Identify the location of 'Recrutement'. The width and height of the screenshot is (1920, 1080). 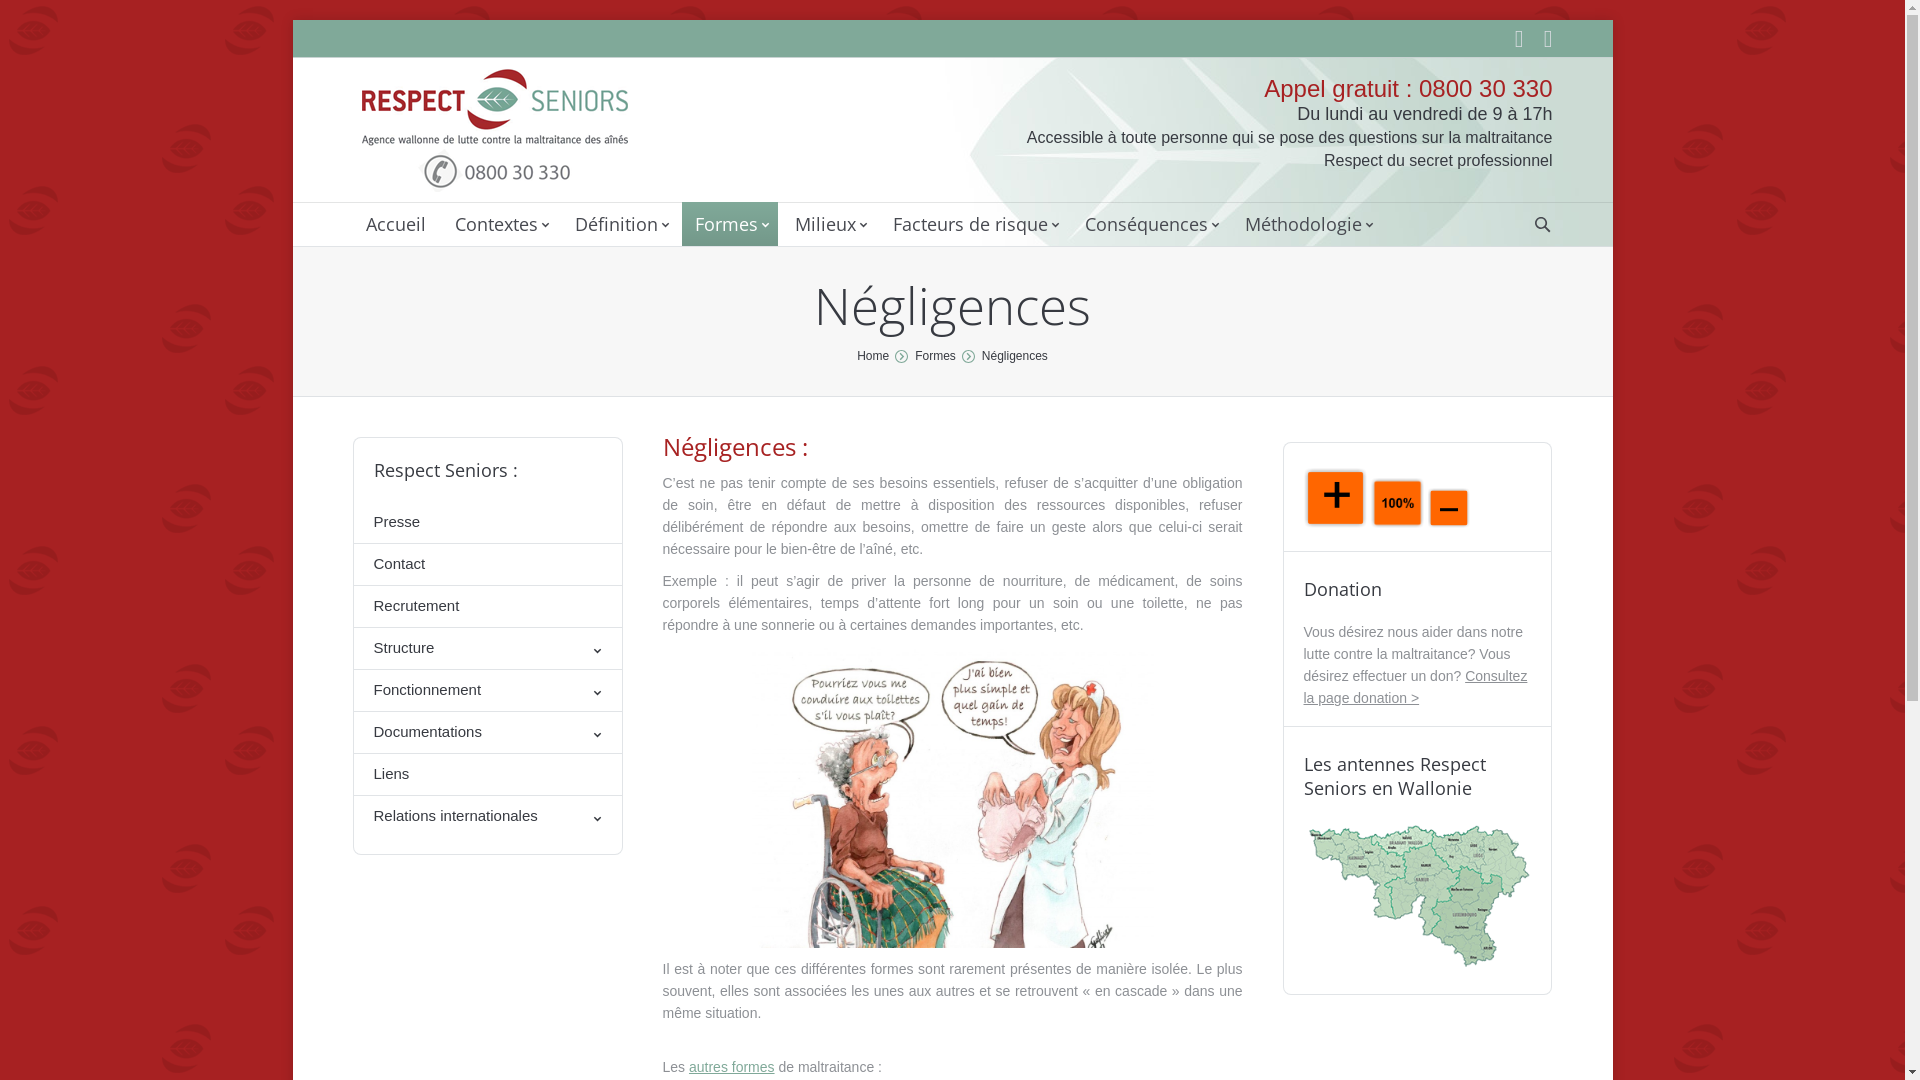
(354, 605).